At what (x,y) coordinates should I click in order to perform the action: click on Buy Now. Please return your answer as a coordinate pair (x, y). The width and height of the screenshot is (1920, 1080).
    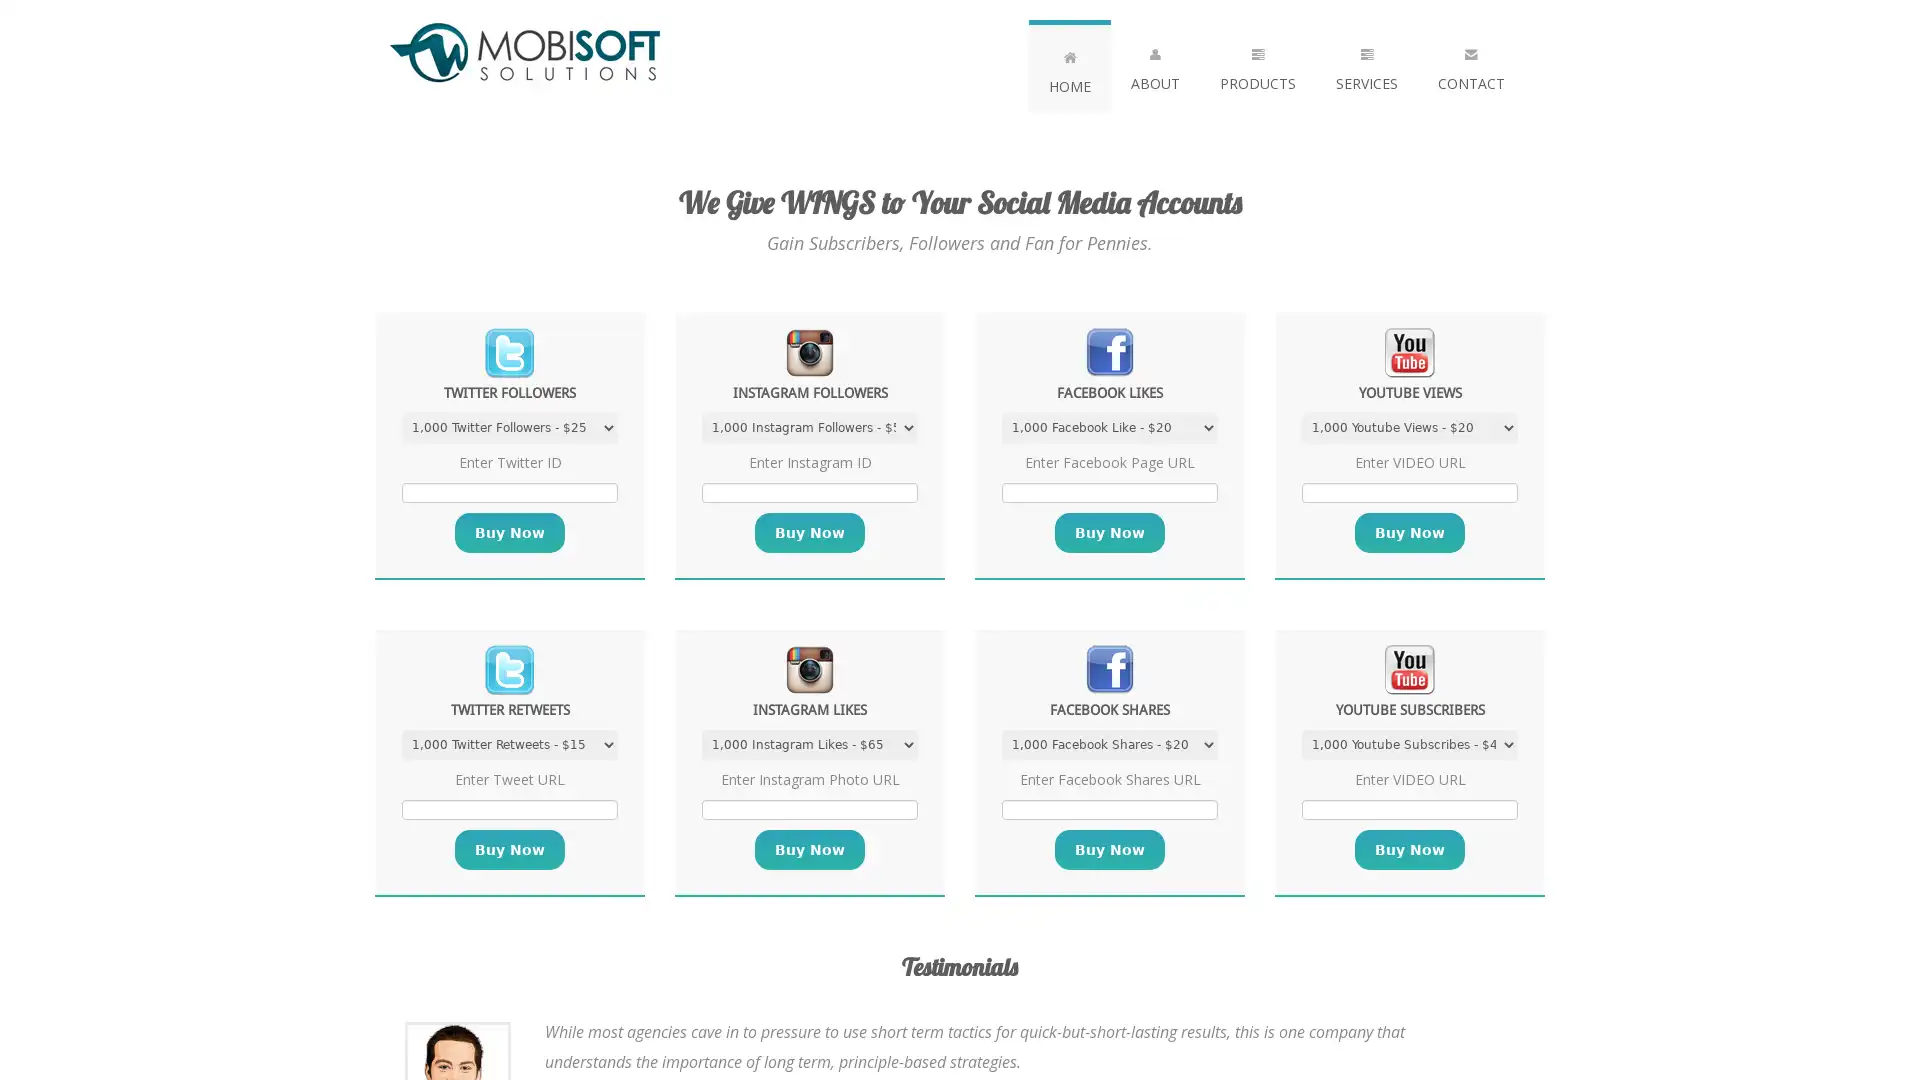
    Looking at the image, I should click on (1108, 849).